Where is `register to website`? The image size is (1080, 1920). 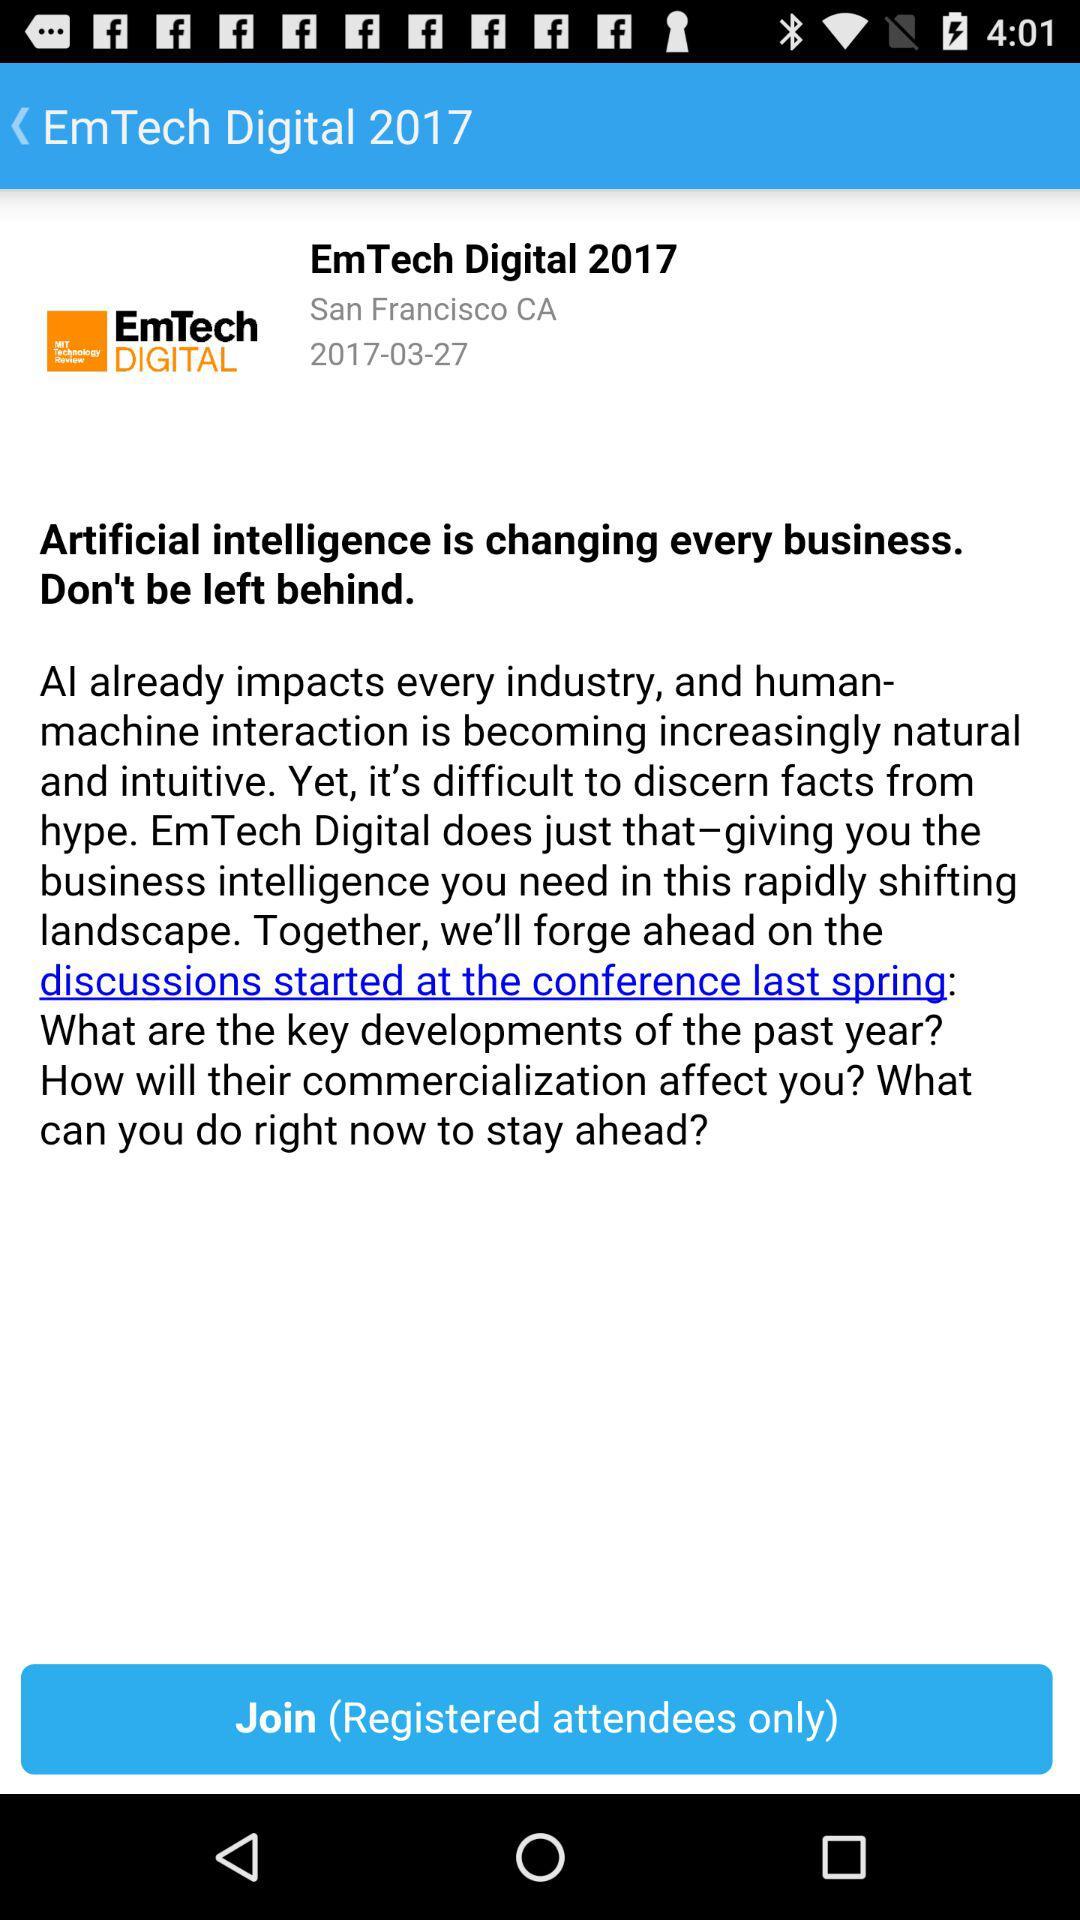
register to website is located at coordinates (540, 991).